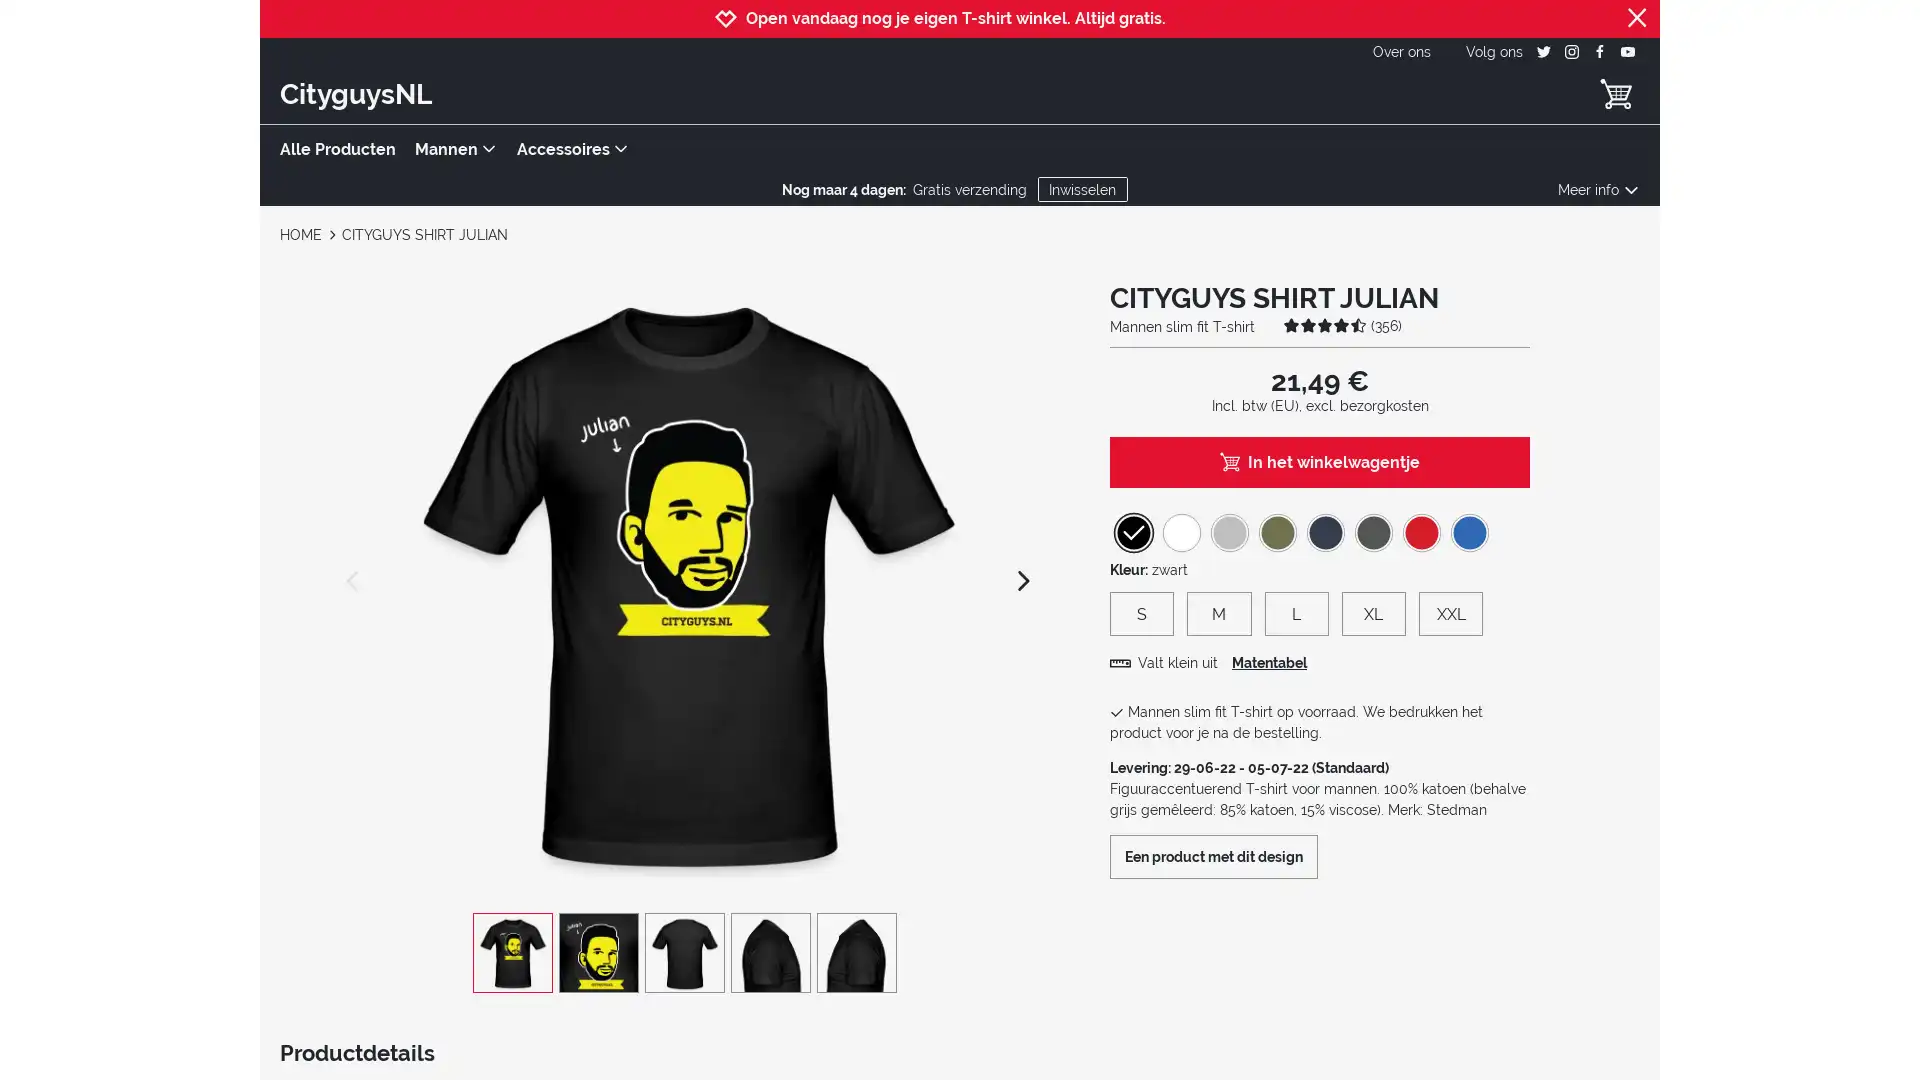 This screenshot has width=1920, height=1080. Describe the element at coordinates (770, 951) in the screenshot. I see `CITYGUYS SHIRT JULIAN view 4` at that location.